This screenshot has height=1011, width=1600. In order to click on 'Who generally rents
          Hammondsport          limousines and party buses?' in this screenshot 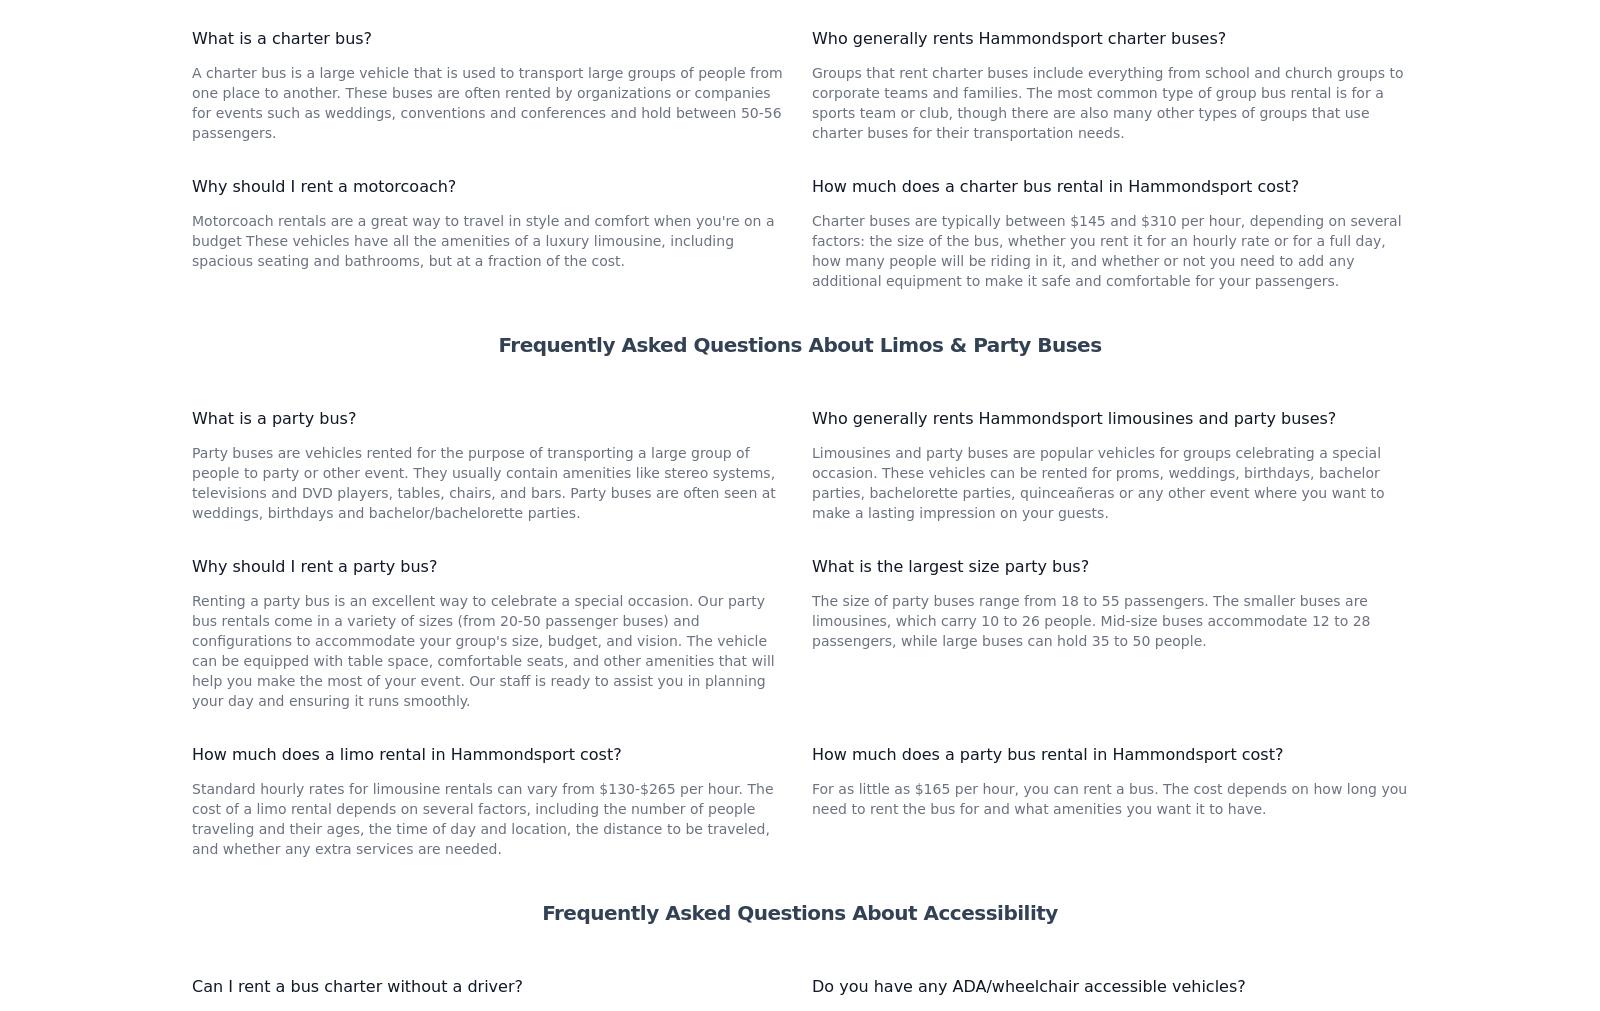, I will do `click(810, 683)`.